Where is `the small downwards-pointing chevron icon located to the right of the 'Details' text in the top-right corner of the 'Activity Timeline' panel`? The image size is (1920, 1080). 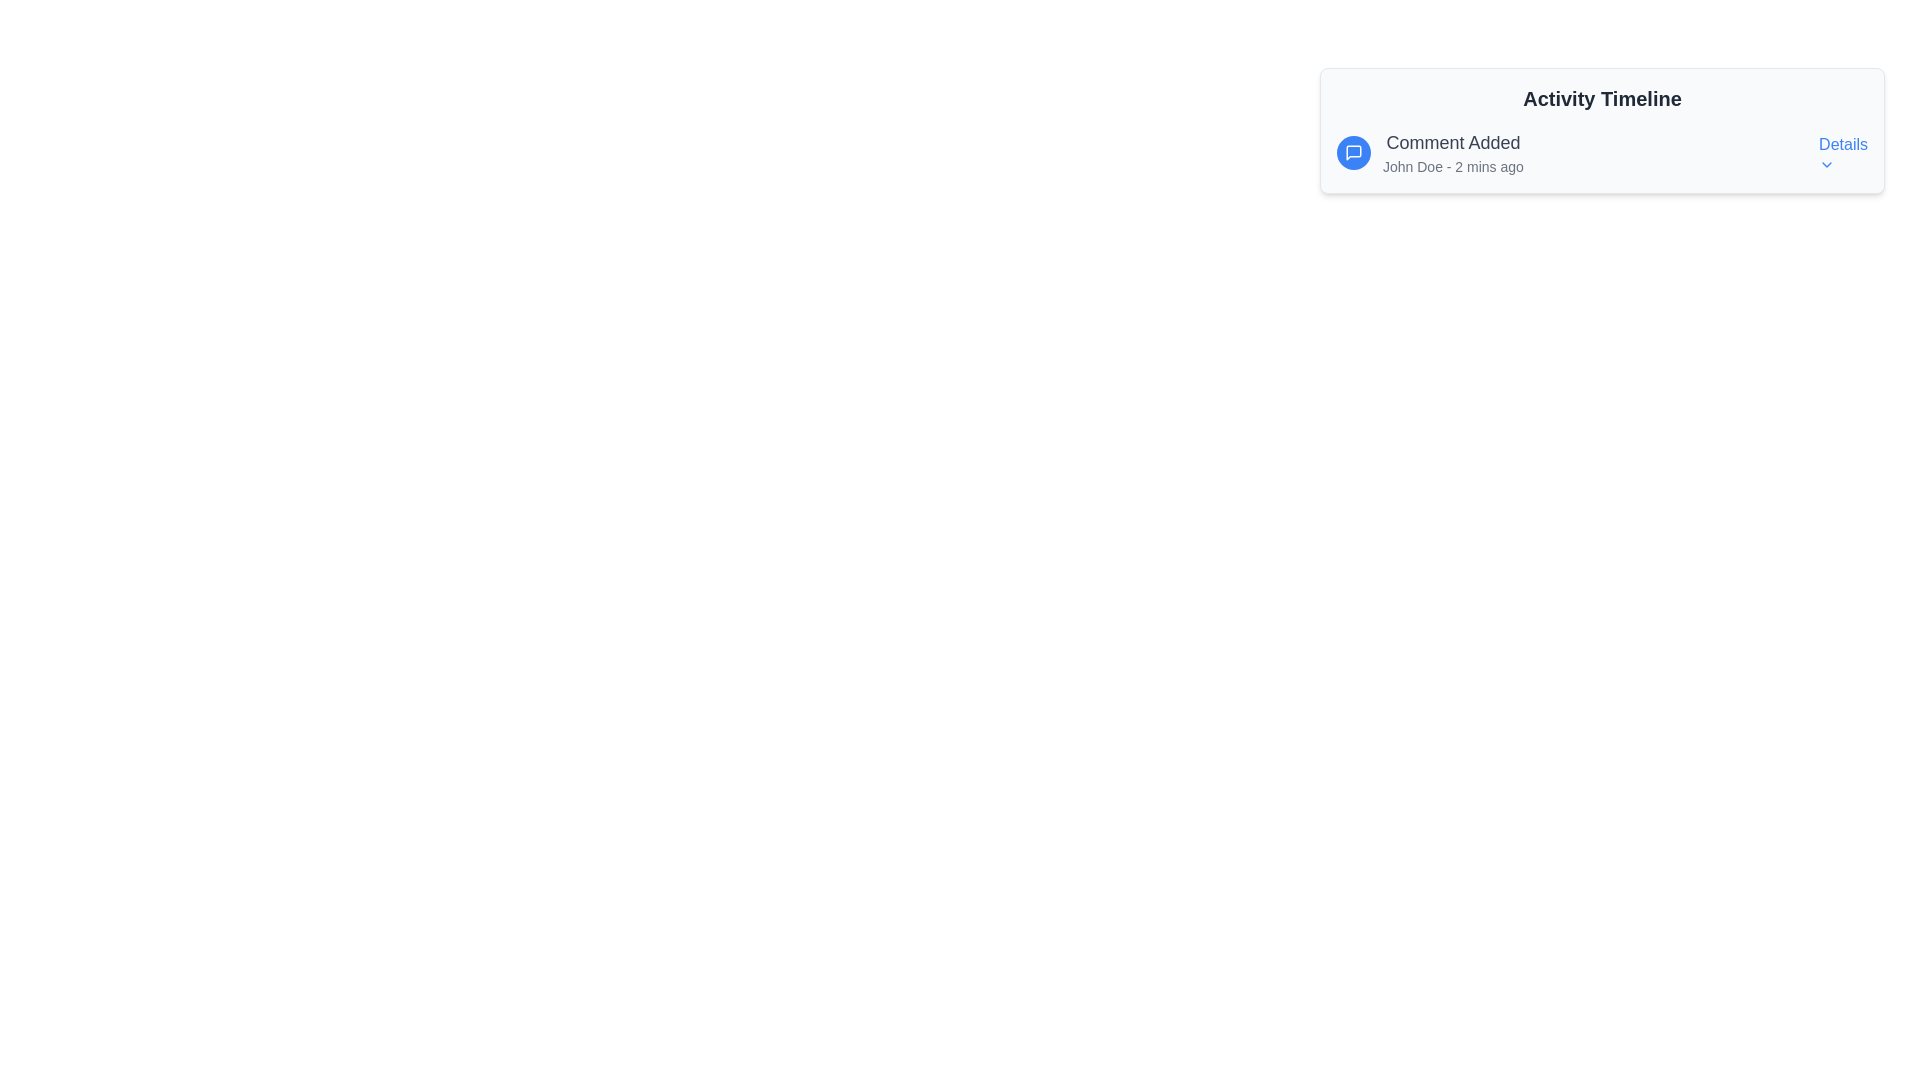 the small downwards-pointing chevron icon located to the right of the 'Details' text in the top-right corner of the 'Activity Timeline' panel is located at coordinates (1827, 164).